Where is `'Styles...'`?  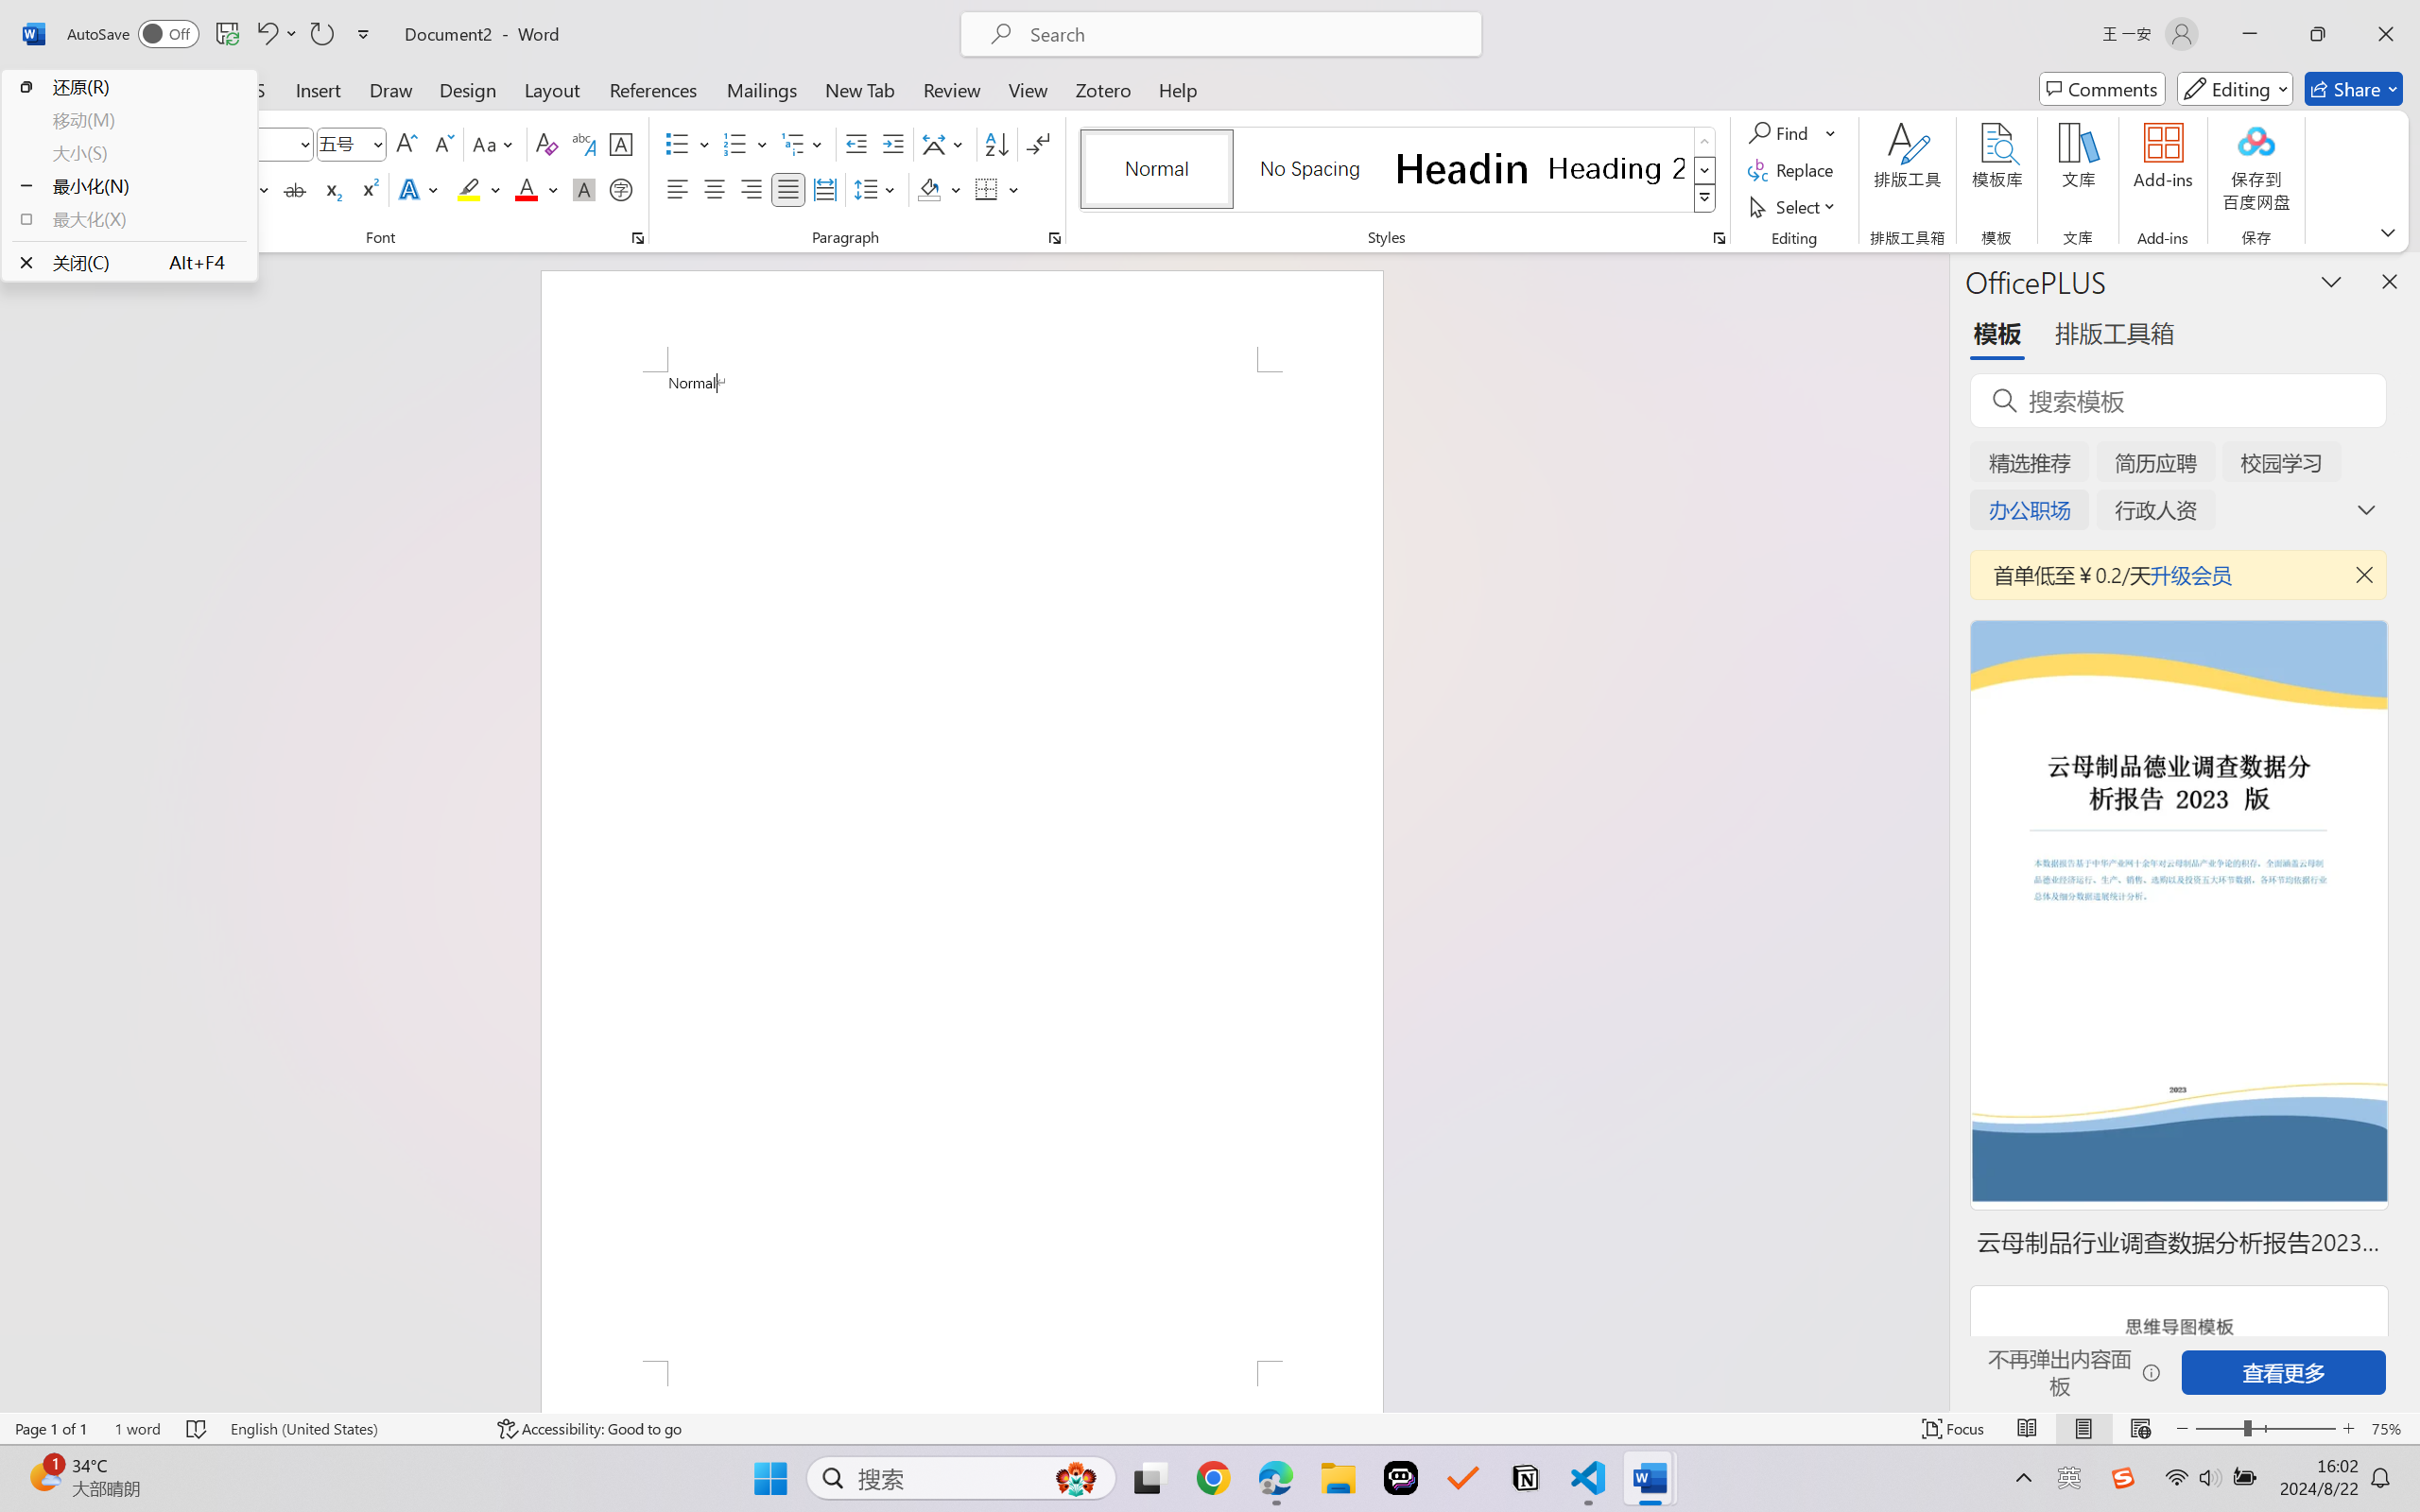 'Styles...' is located at coordinates (1718, 237).